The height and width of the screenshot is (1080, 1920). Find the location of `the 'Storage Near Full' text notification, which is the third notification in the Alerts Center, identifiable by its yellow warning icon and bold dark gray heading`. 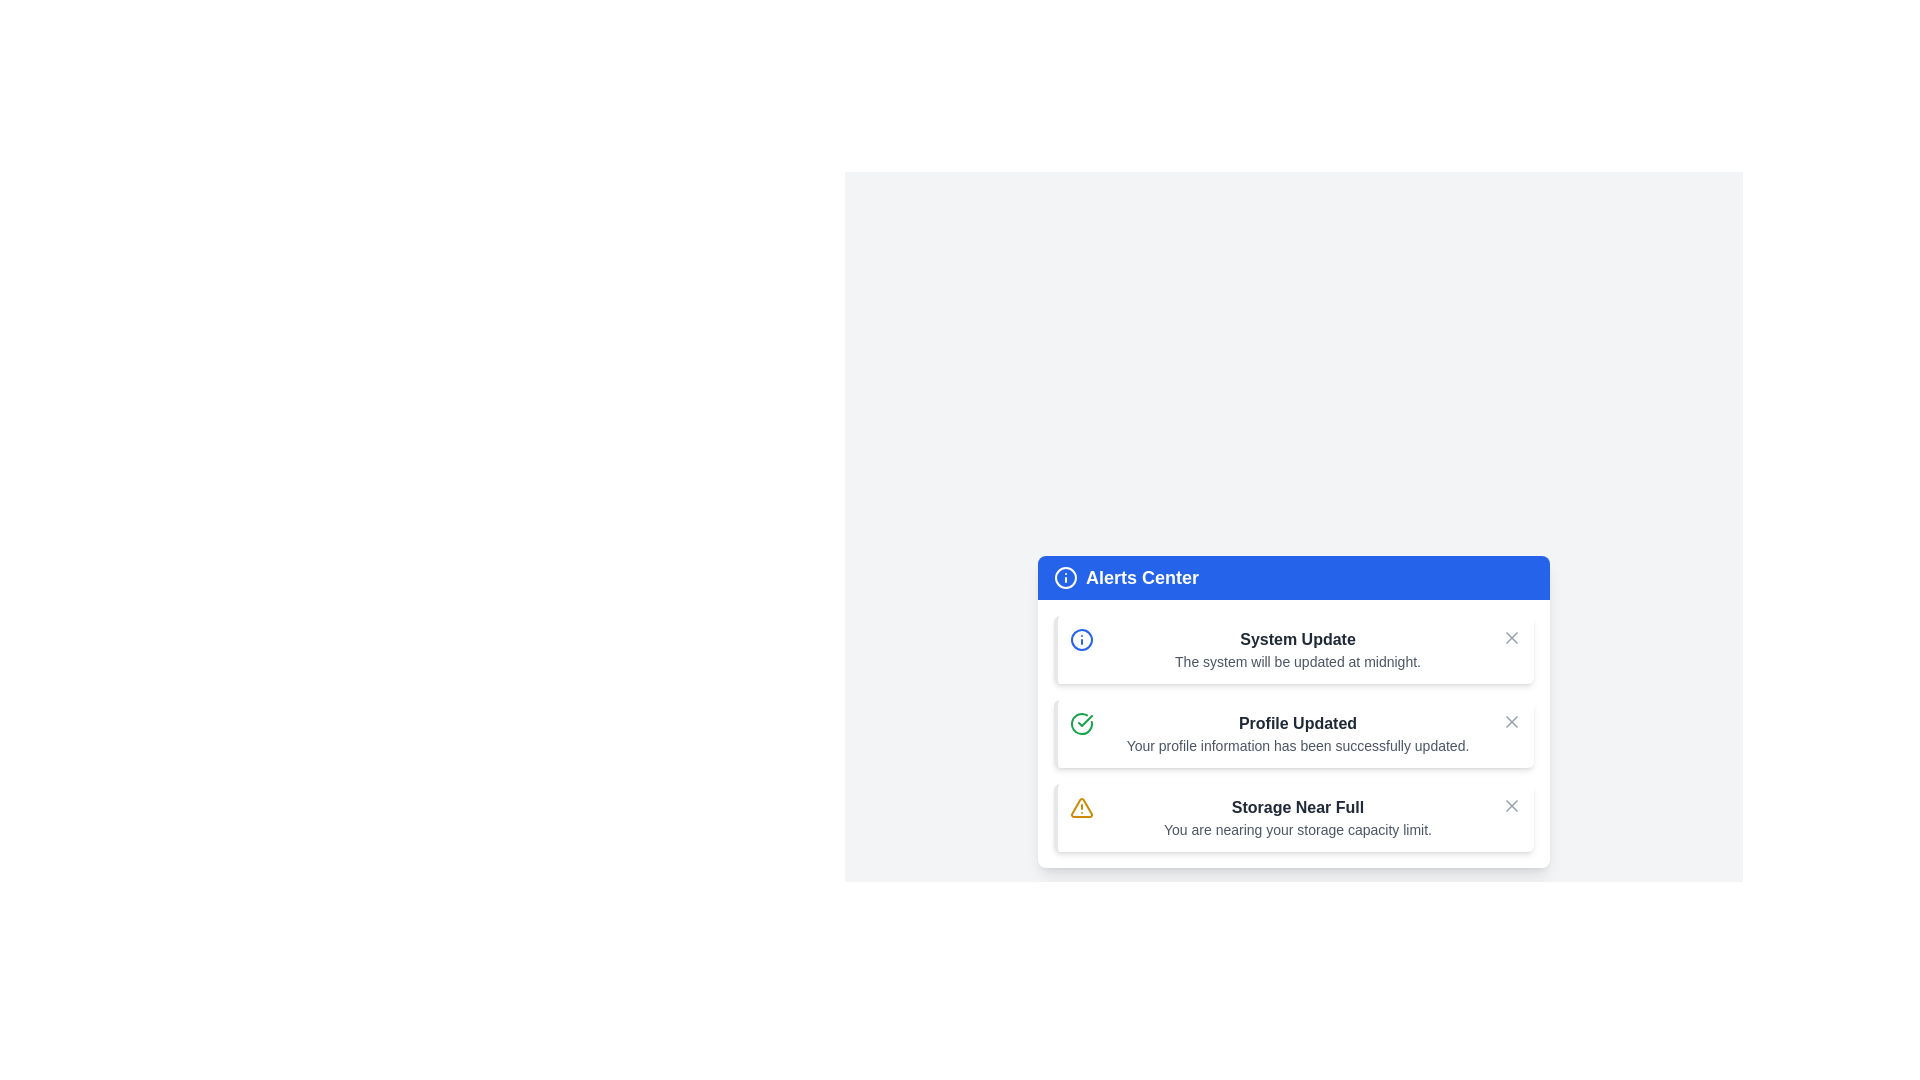

the 'Storage Near Full' text notification, which is the third notification in the Alerts Center, identifiable by its yellow warning icon and bold dark gray heading is located at coordinates (1297, 817).